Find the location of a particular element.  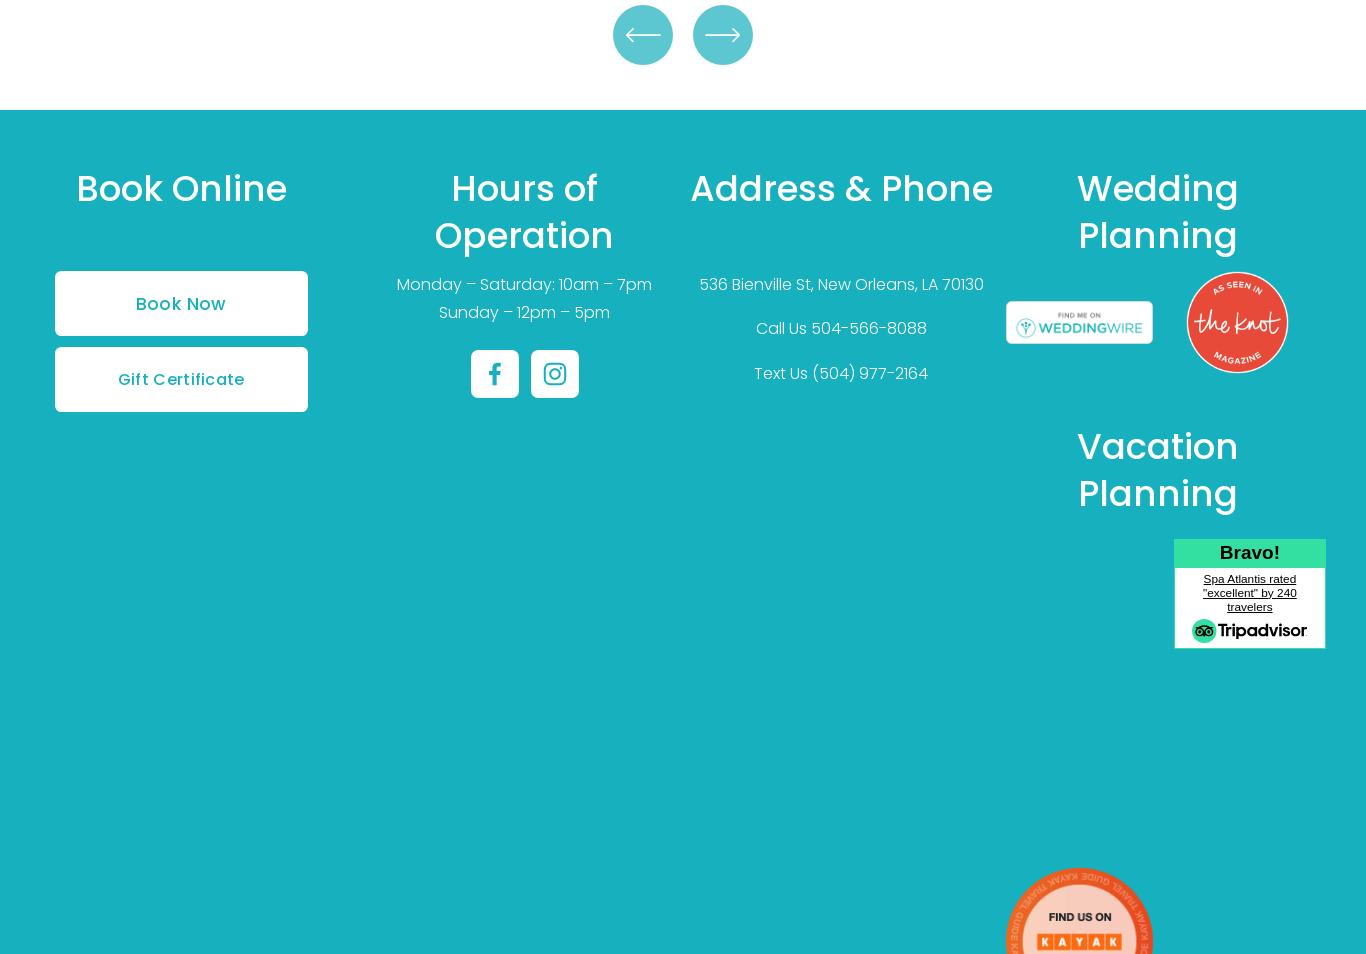

'Monday – Saturday: 10am – 7pm' is located at coordinates (524, 283).